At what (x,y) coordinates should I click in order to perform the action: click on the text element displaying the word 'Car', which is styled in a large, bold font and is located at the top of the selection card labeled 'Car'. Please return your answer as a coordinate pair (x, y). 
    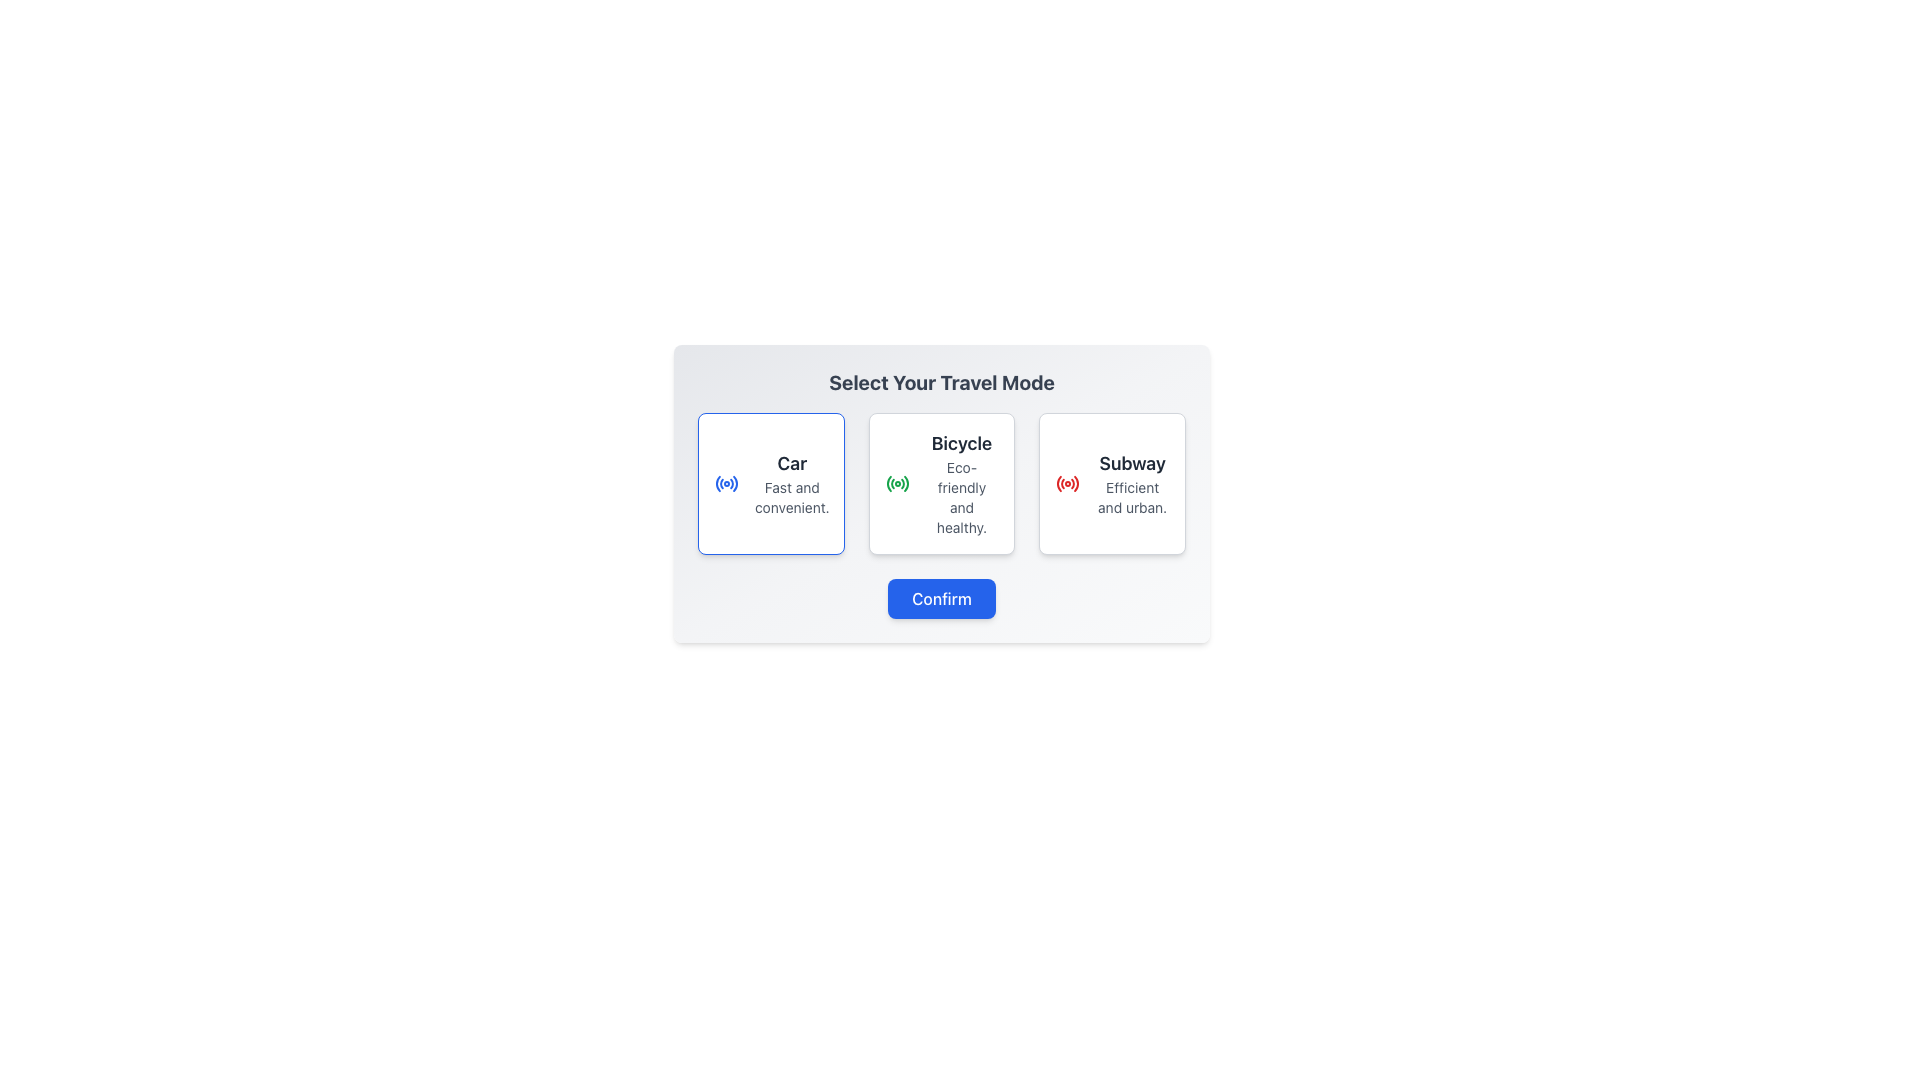
    Looking at the image, I should click on (791, 463).